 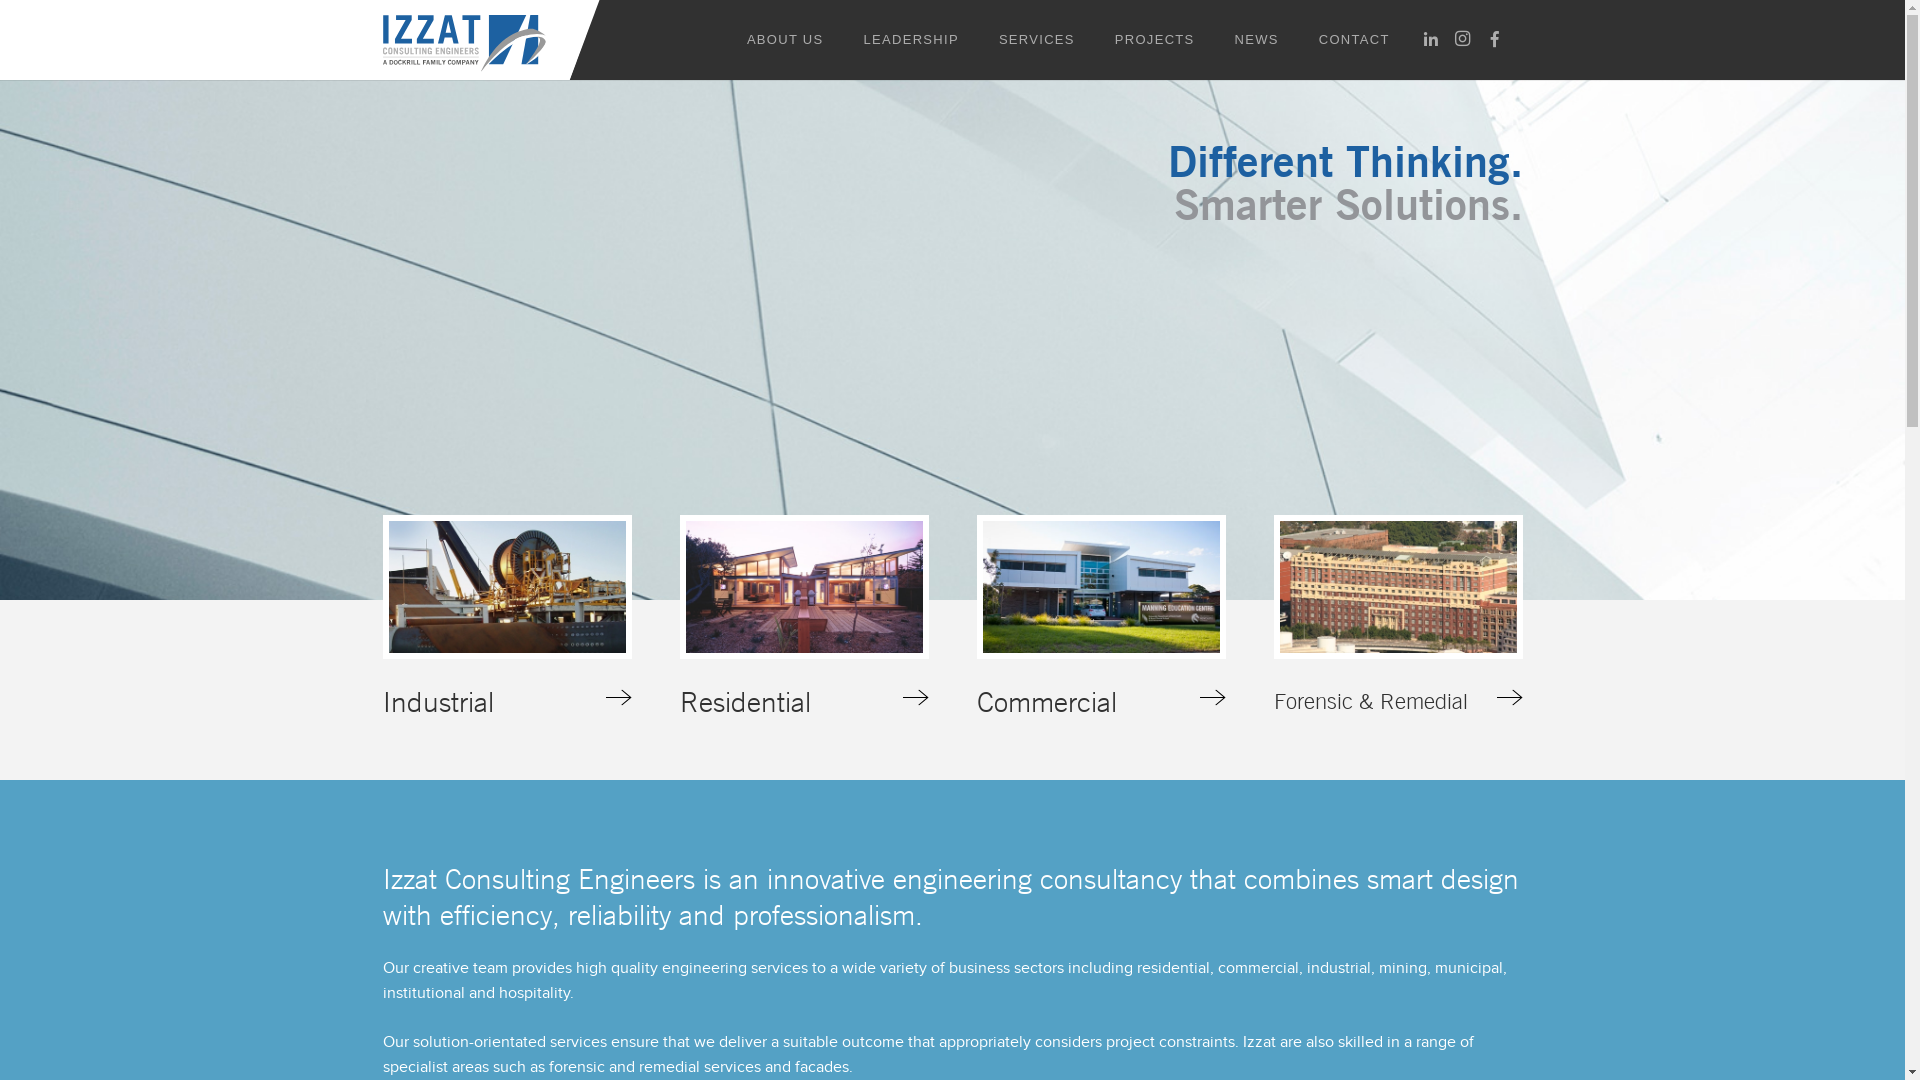 I want to click on 'NEWS', so click(x=1256, y=39).